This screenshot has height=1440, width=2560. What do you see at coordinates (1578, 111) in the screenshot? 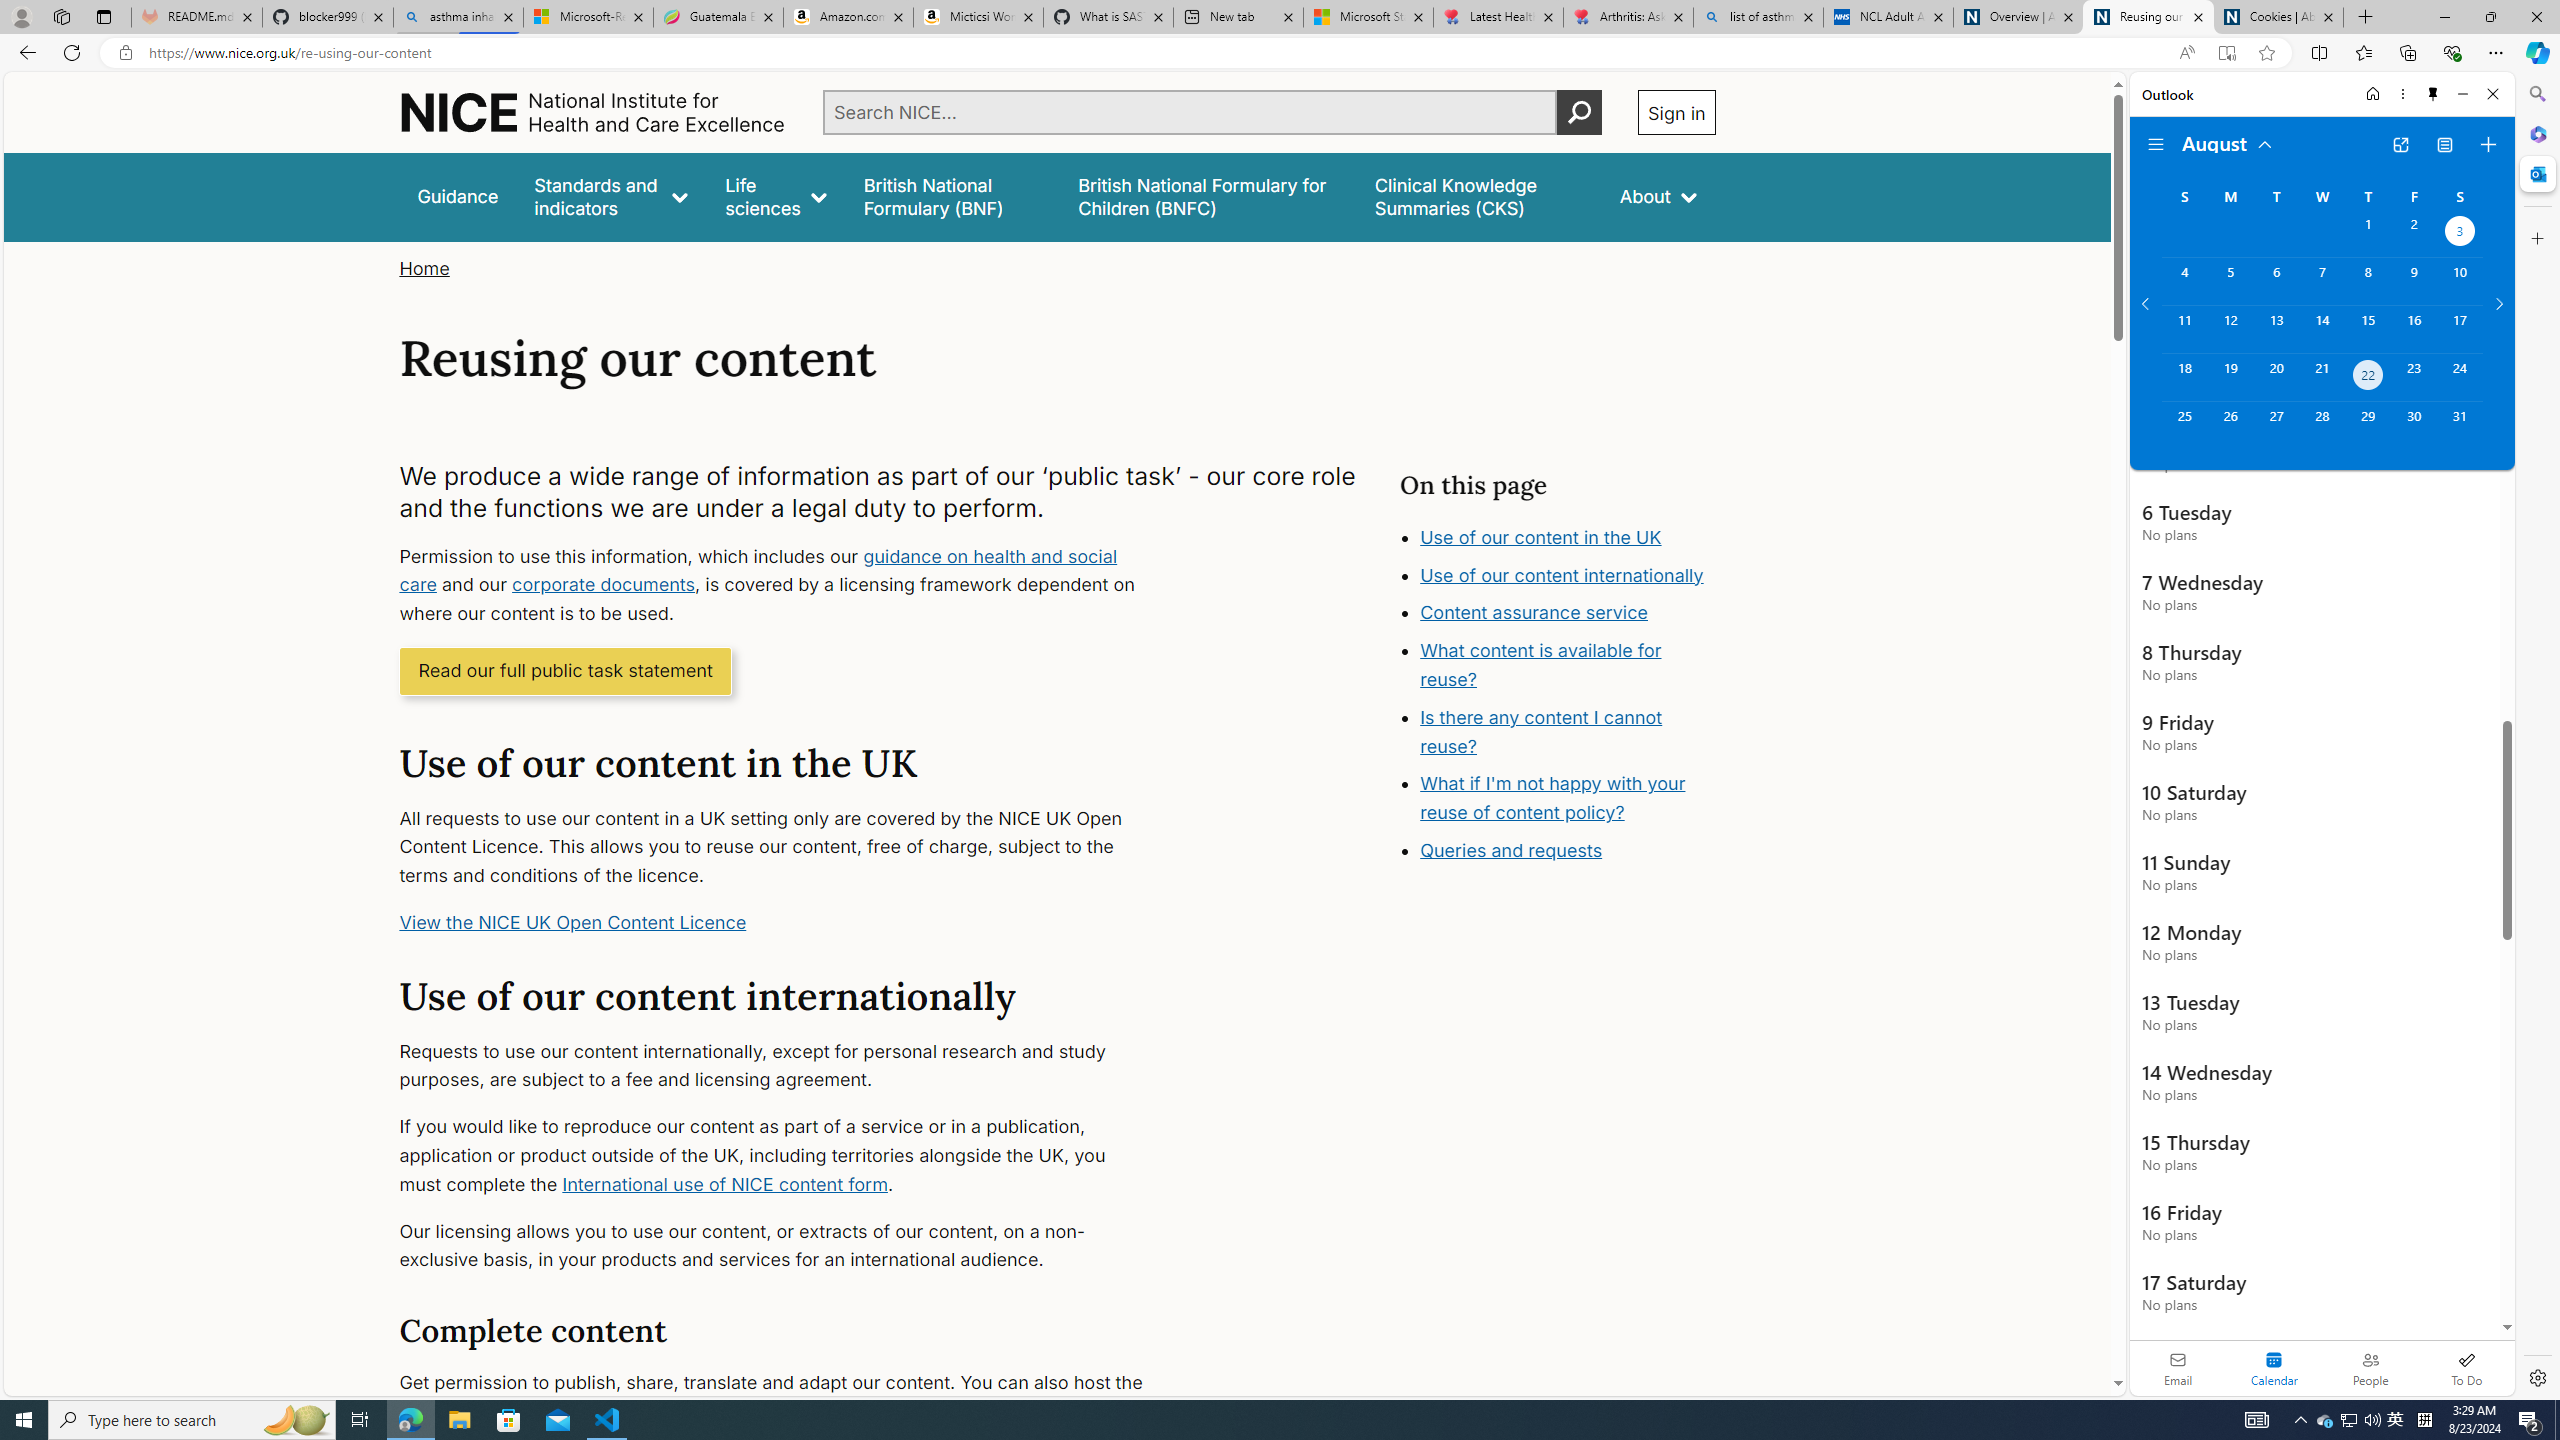
I see `'Perform search'` at bounding box center [1578, 111].